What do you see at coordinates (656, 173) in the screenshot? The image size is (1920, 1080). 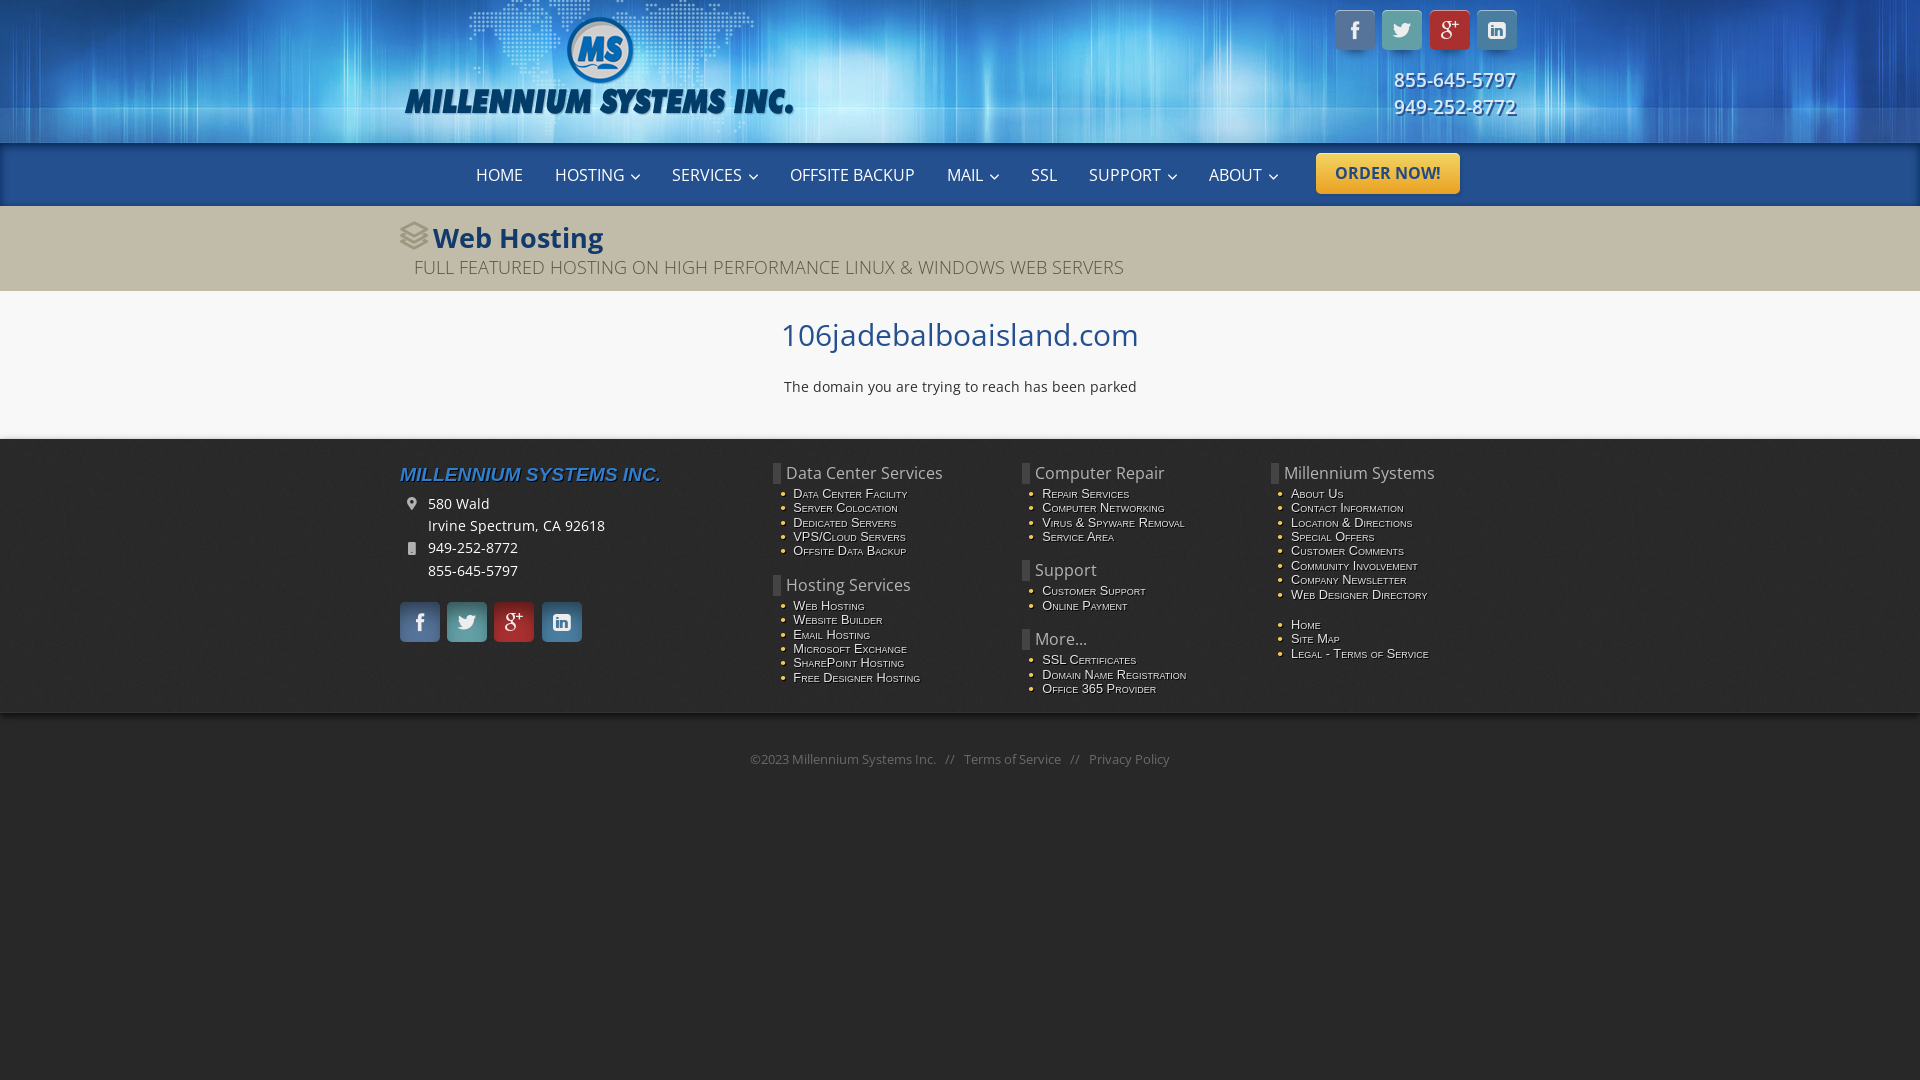 I see `'SERVICES'` at bounding box center [656, 173].